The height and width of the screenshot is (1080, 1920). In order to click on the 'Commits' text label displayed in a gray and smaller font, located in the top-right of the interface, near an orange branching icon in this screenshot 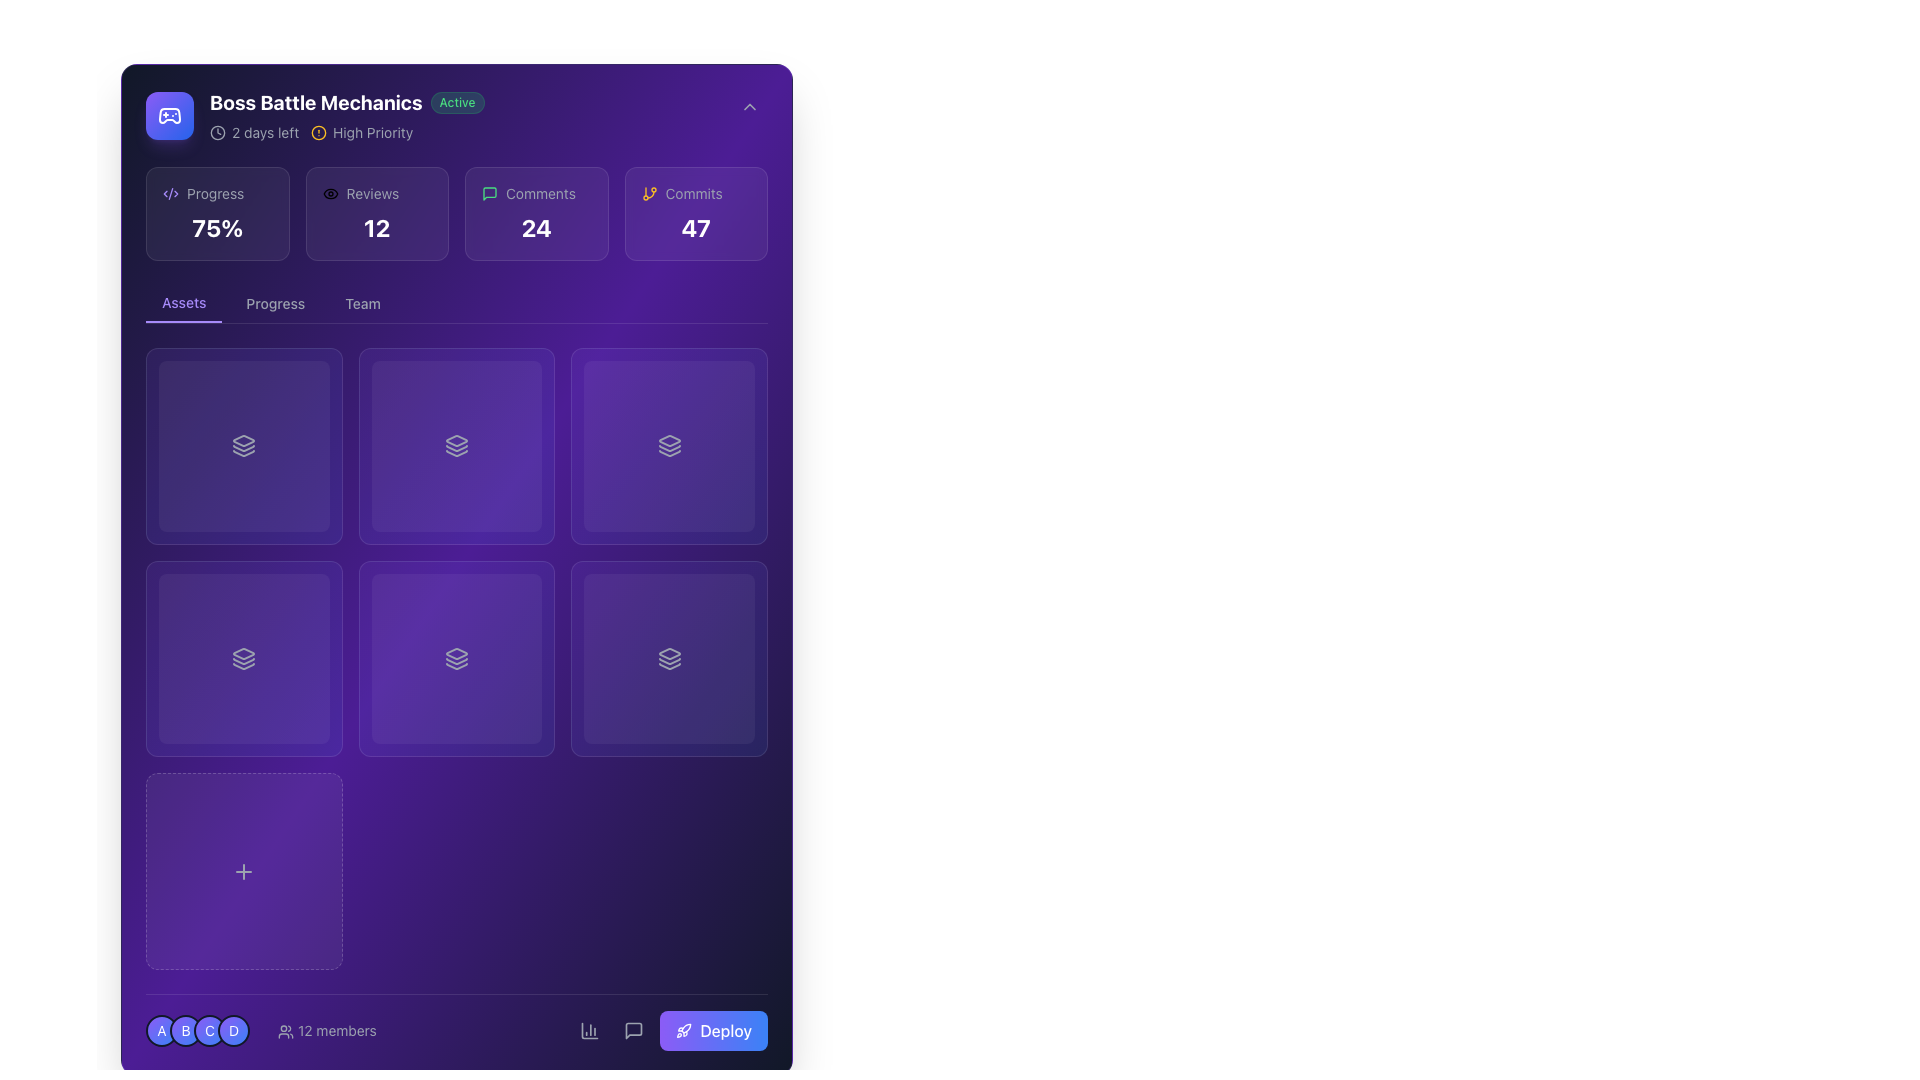, I will do `click(694, 193)`.